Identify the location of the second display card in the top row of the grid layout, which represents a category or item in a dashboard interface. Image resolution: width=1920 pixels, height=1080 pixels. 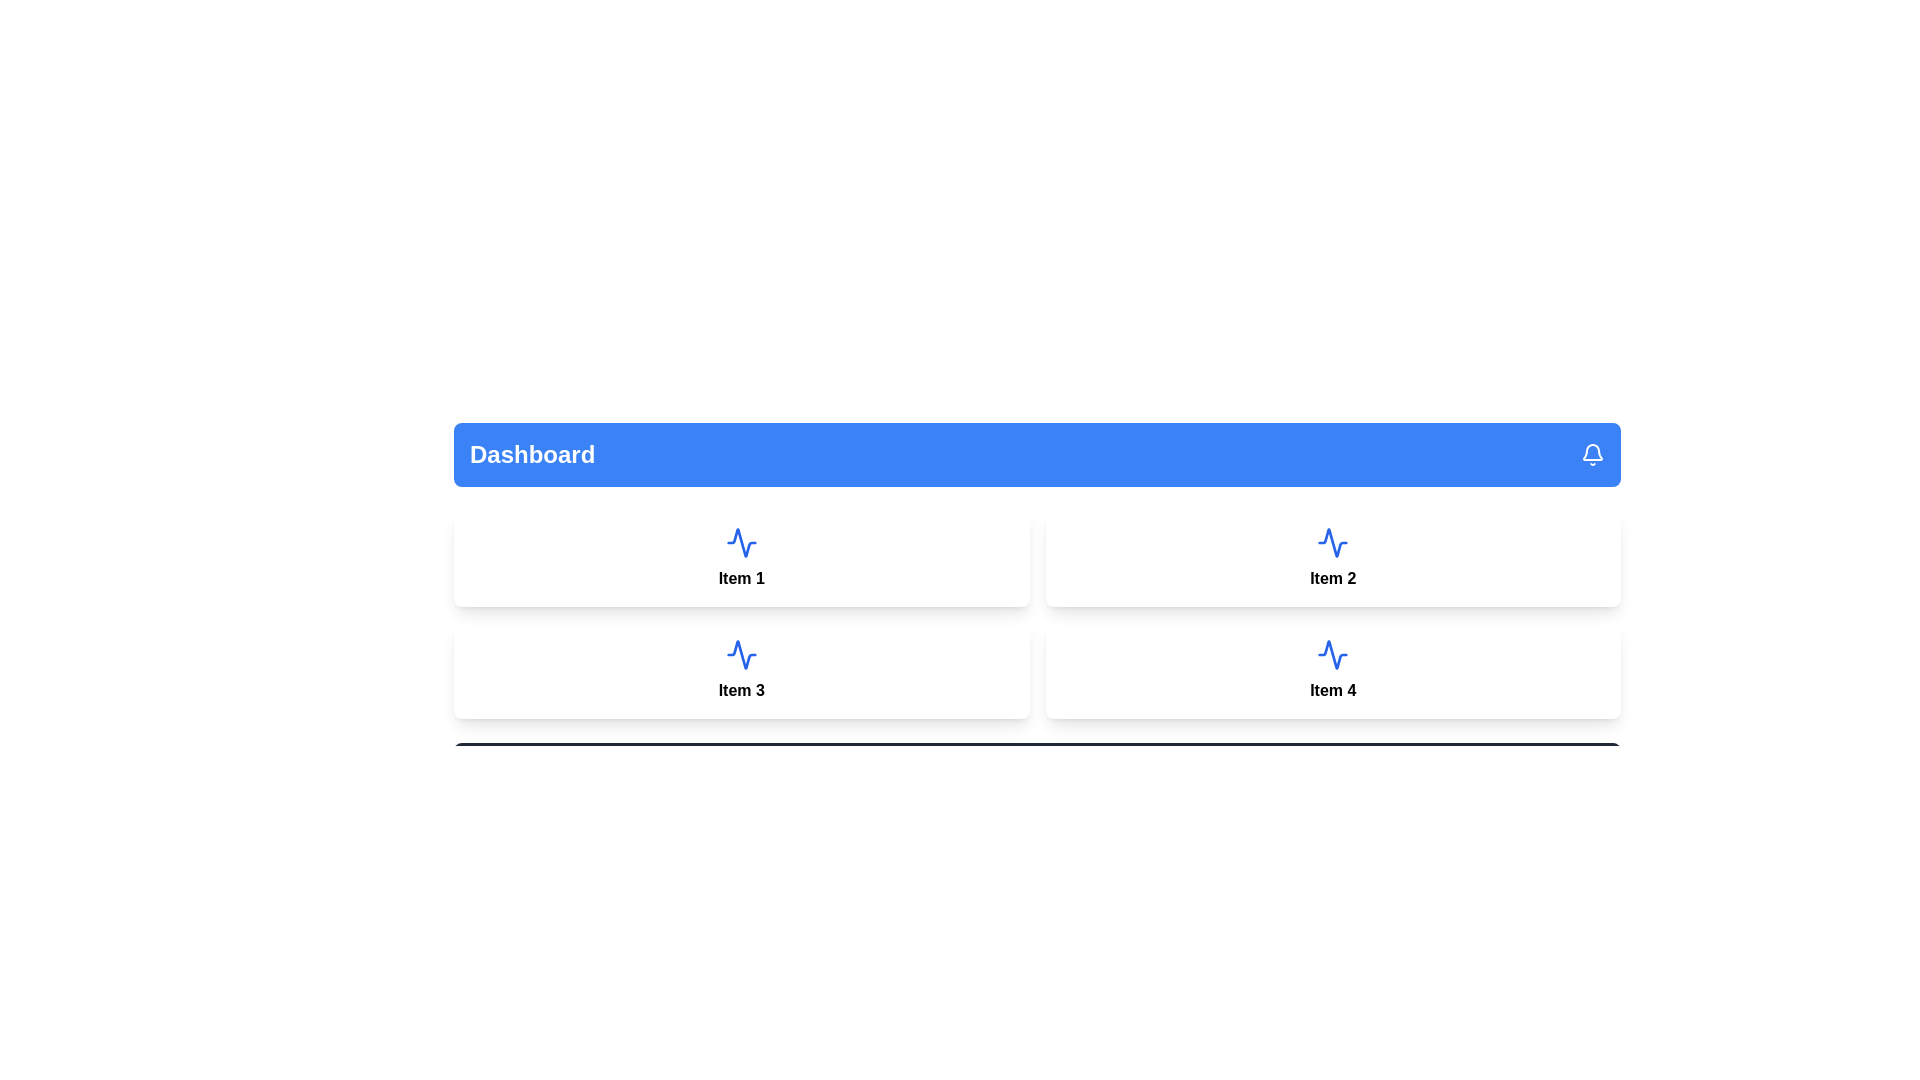
(1333, 559).